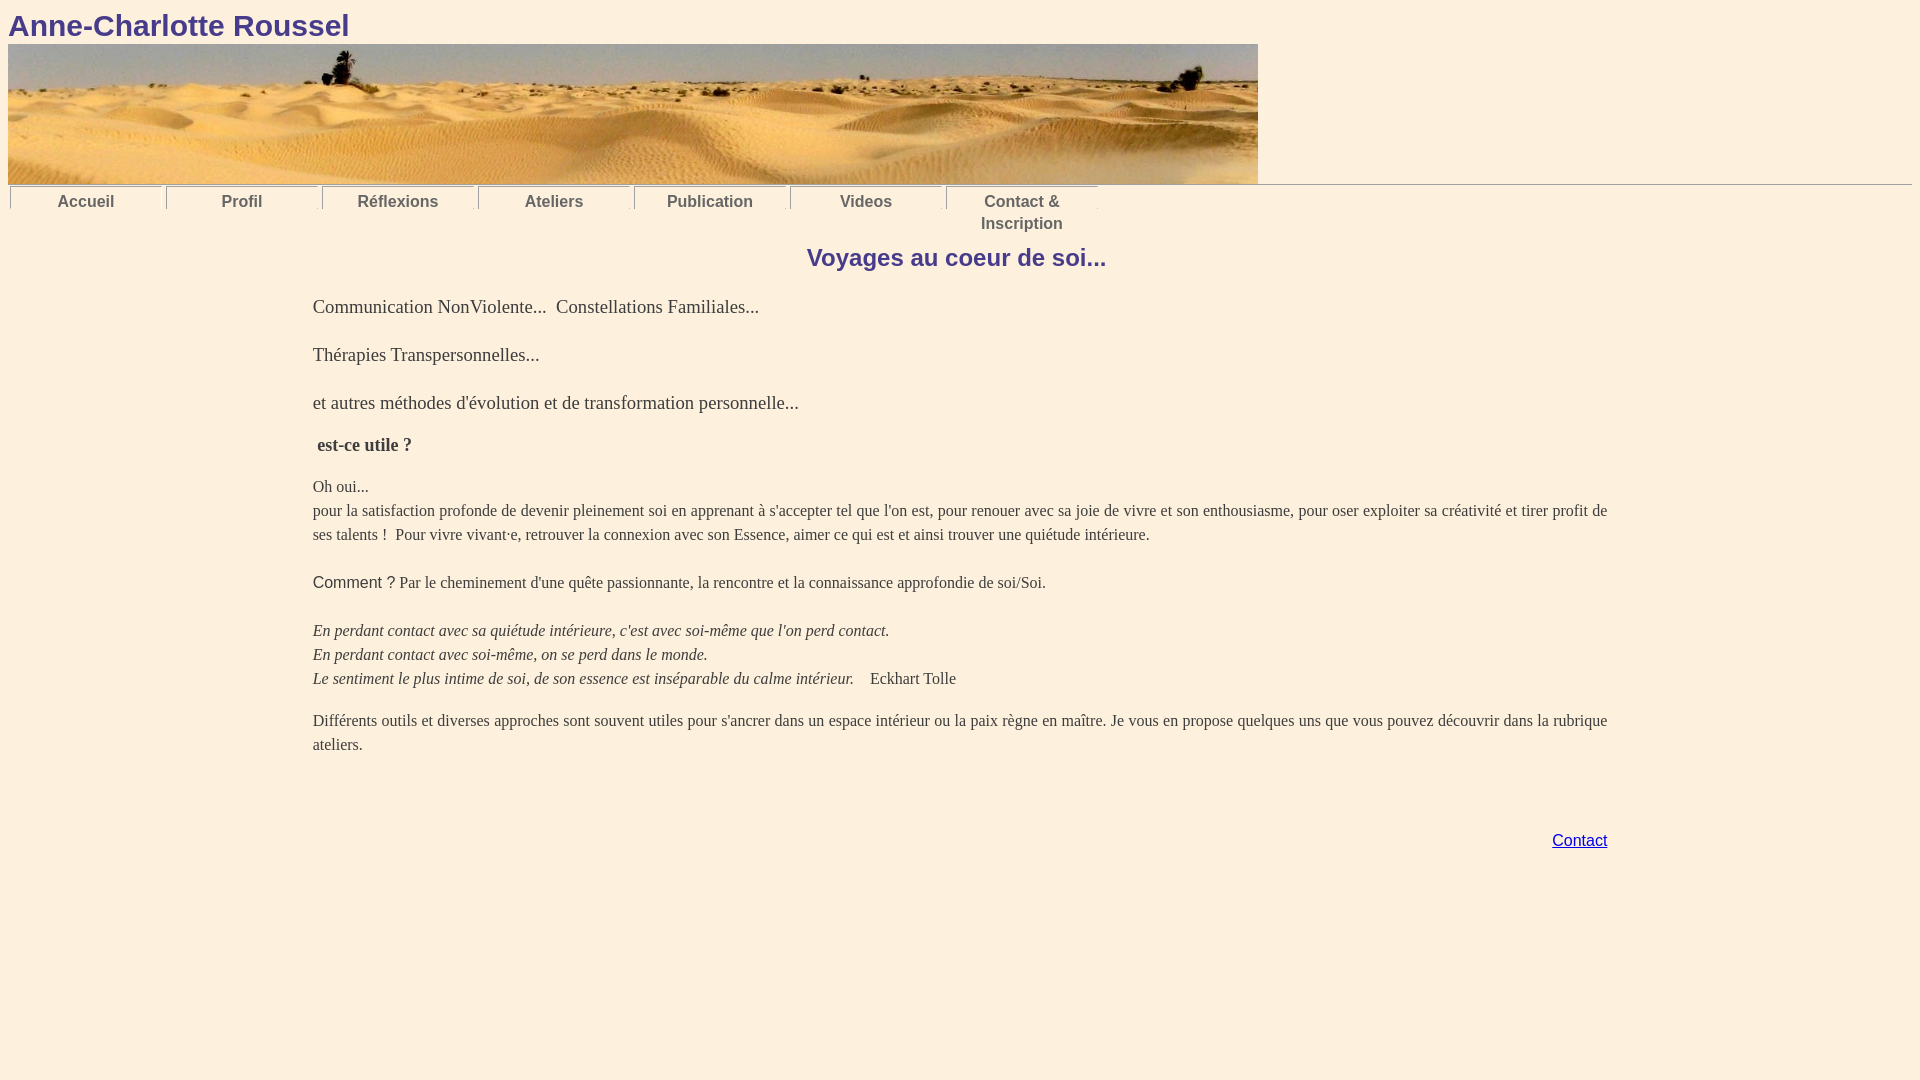 This screenshot has height=1080, width=1920. Describe the element at coordinates (240, 201) in the screenshot. I see `'Profil'` at that location.